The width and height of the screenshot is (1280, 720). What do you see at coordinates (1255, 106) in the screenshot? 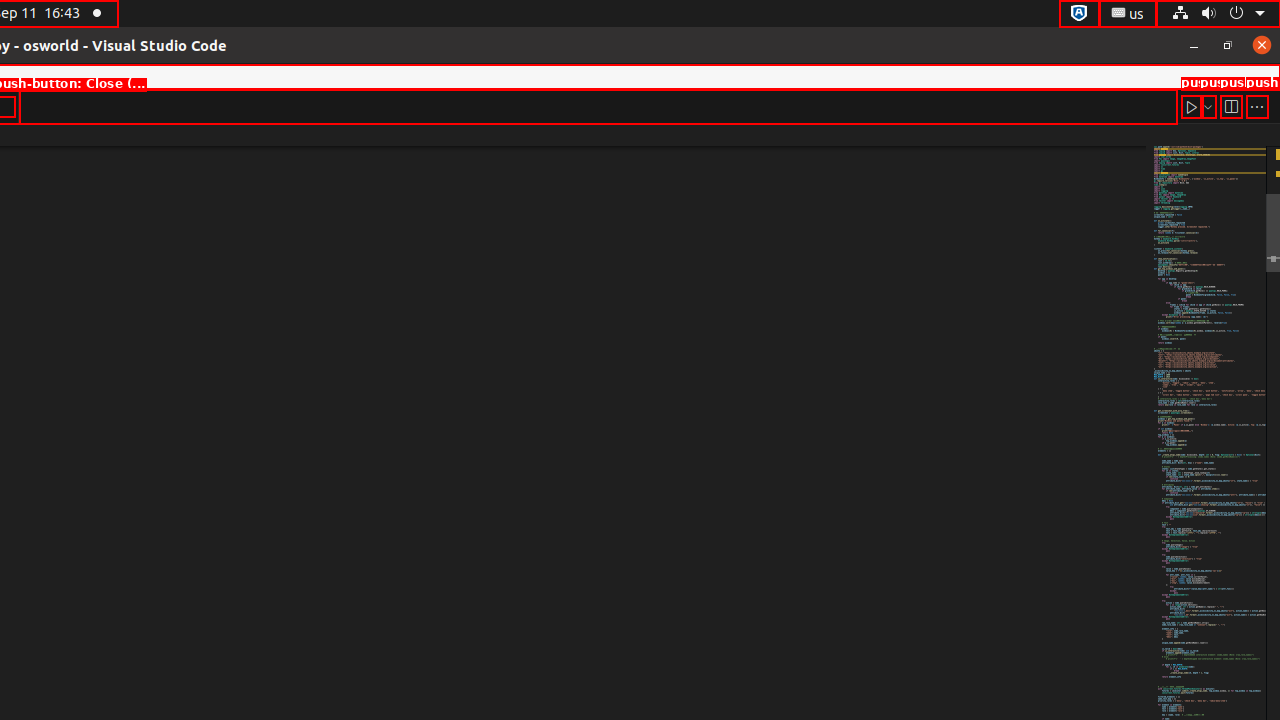
I see `'More Actions...'` at bounding box center [1255, 106].